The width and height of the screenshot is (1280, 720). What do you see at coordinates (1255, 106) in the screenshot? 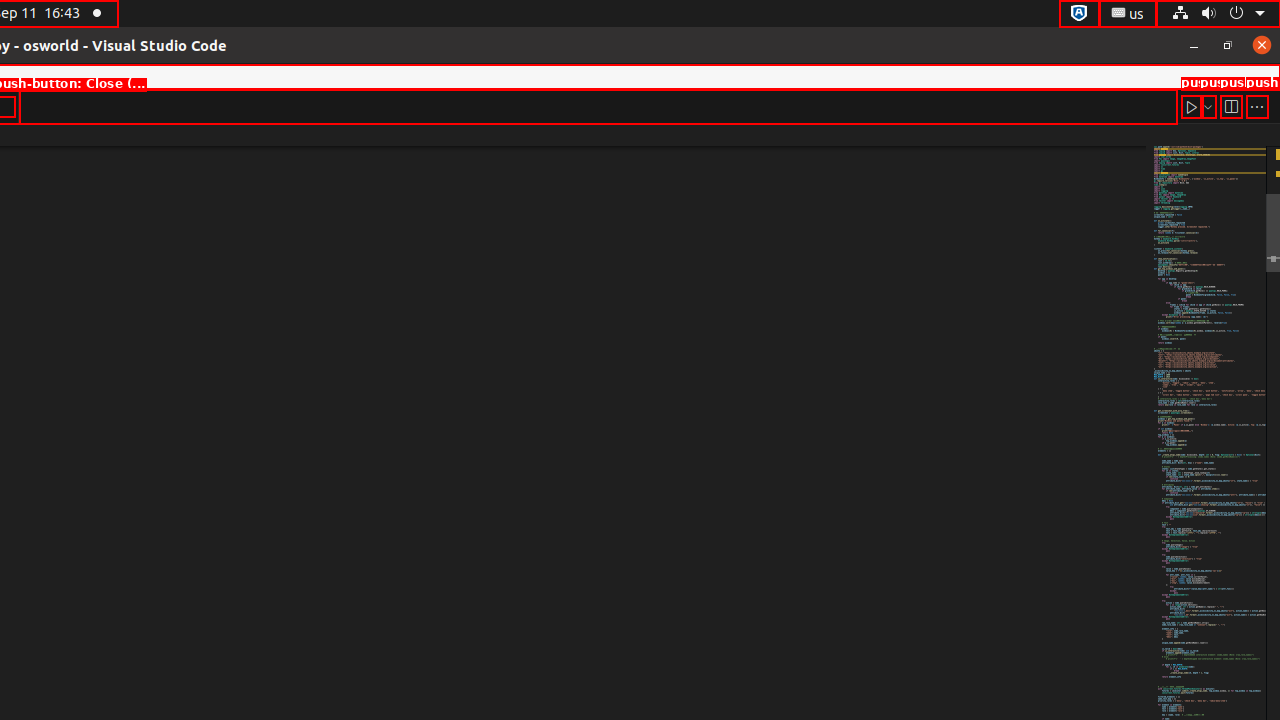
I see `'More Actions...'` at bounding box center [1255, 106].